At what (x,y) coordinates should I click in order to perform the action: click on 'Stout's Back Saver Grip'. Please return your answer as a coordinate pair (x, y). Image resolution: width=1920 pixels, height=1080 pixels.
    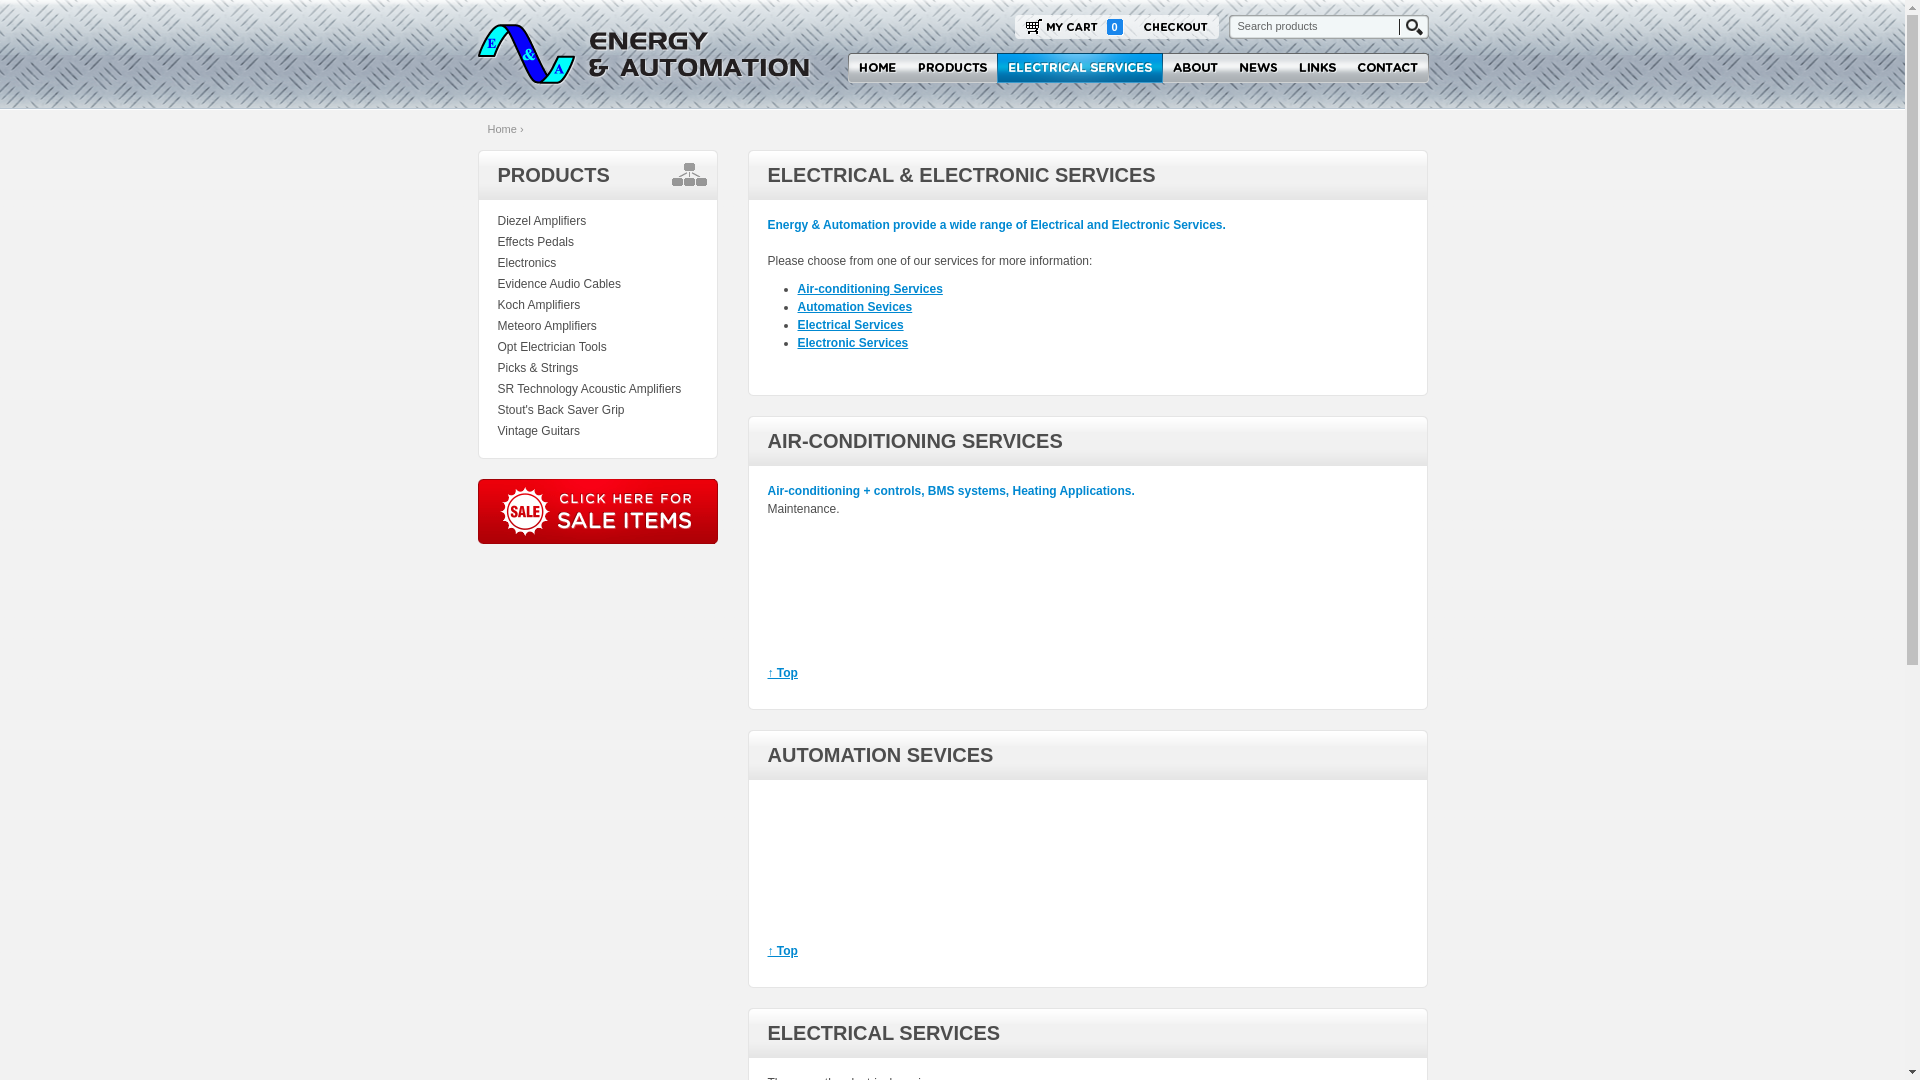
    Looking at the image, I should click on (560, 409).